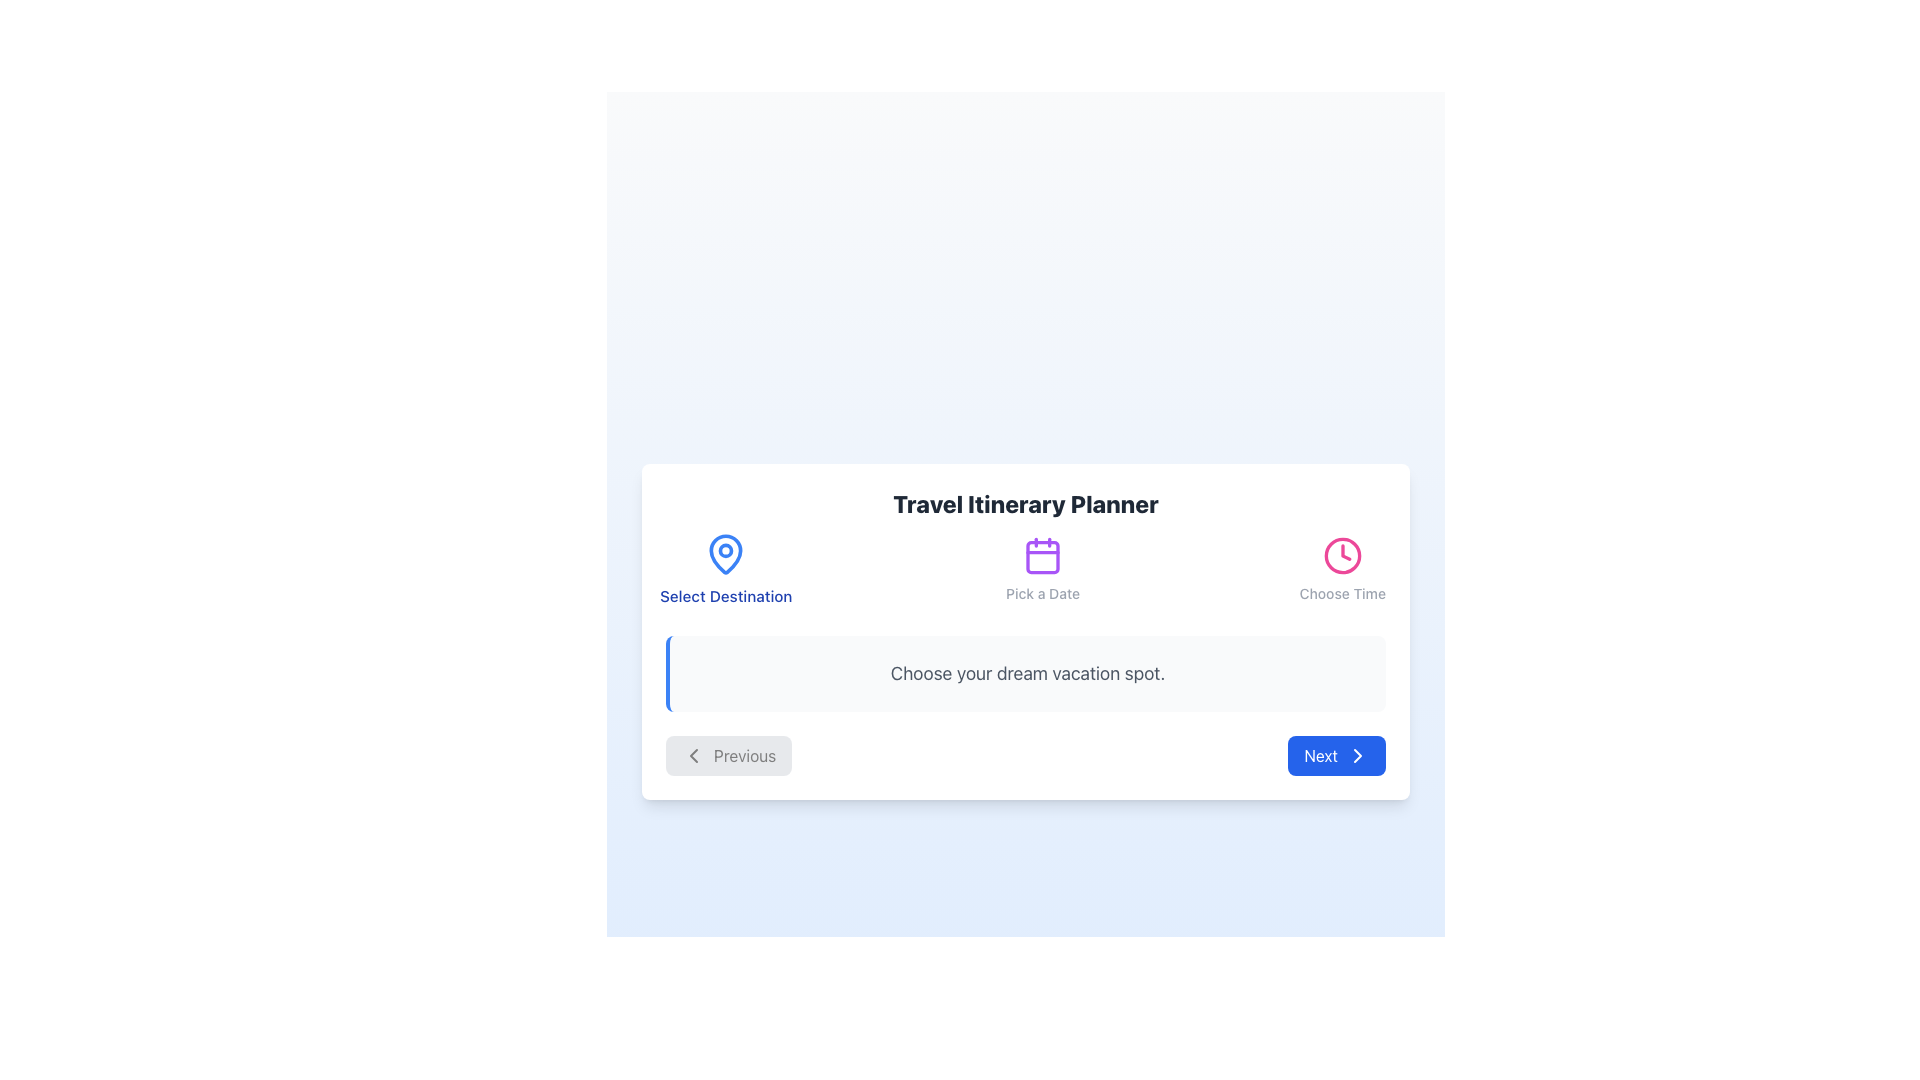  I want to click on the icon within the 'Previous' button located at the bottom-left of the card interface, so click(694, 756).